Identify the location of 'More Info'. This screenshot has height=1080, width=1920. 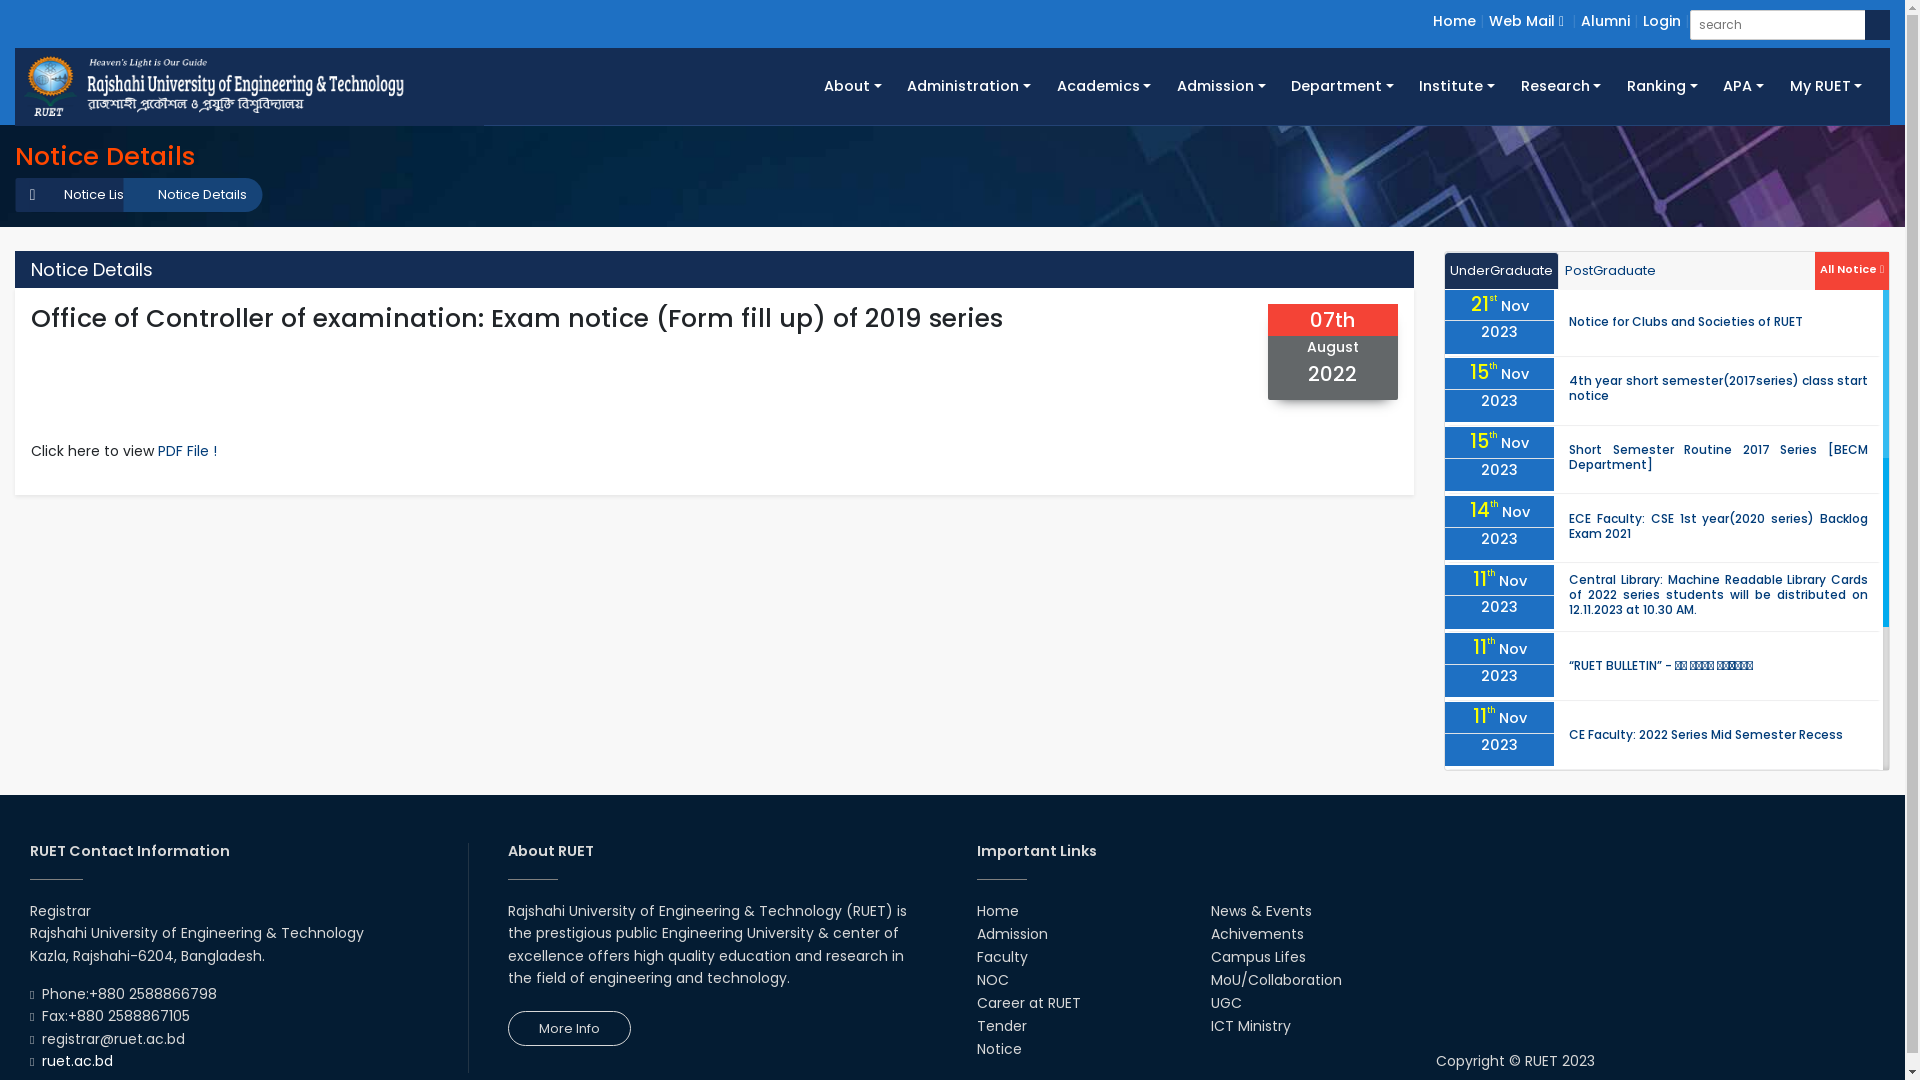
(568, 1028).